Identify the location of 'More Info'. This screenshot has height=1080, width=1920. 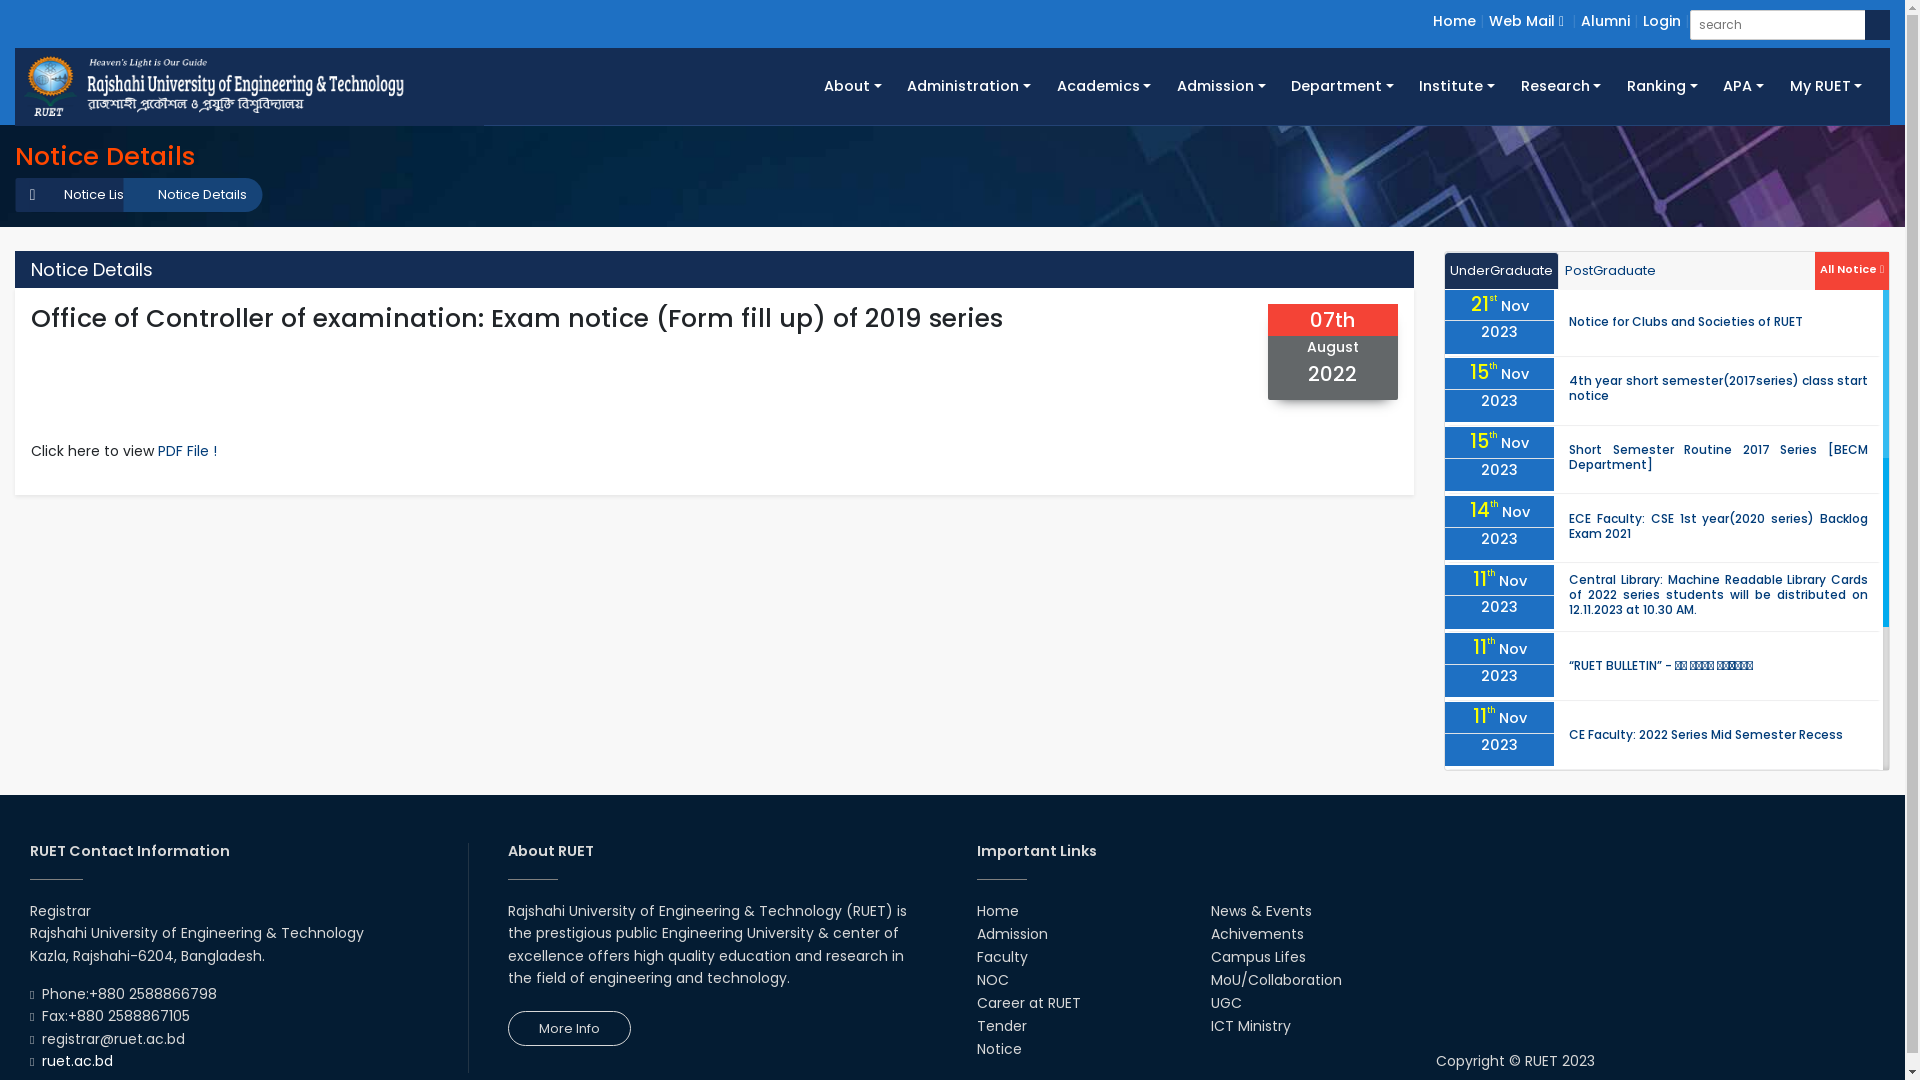
(568, 1028).